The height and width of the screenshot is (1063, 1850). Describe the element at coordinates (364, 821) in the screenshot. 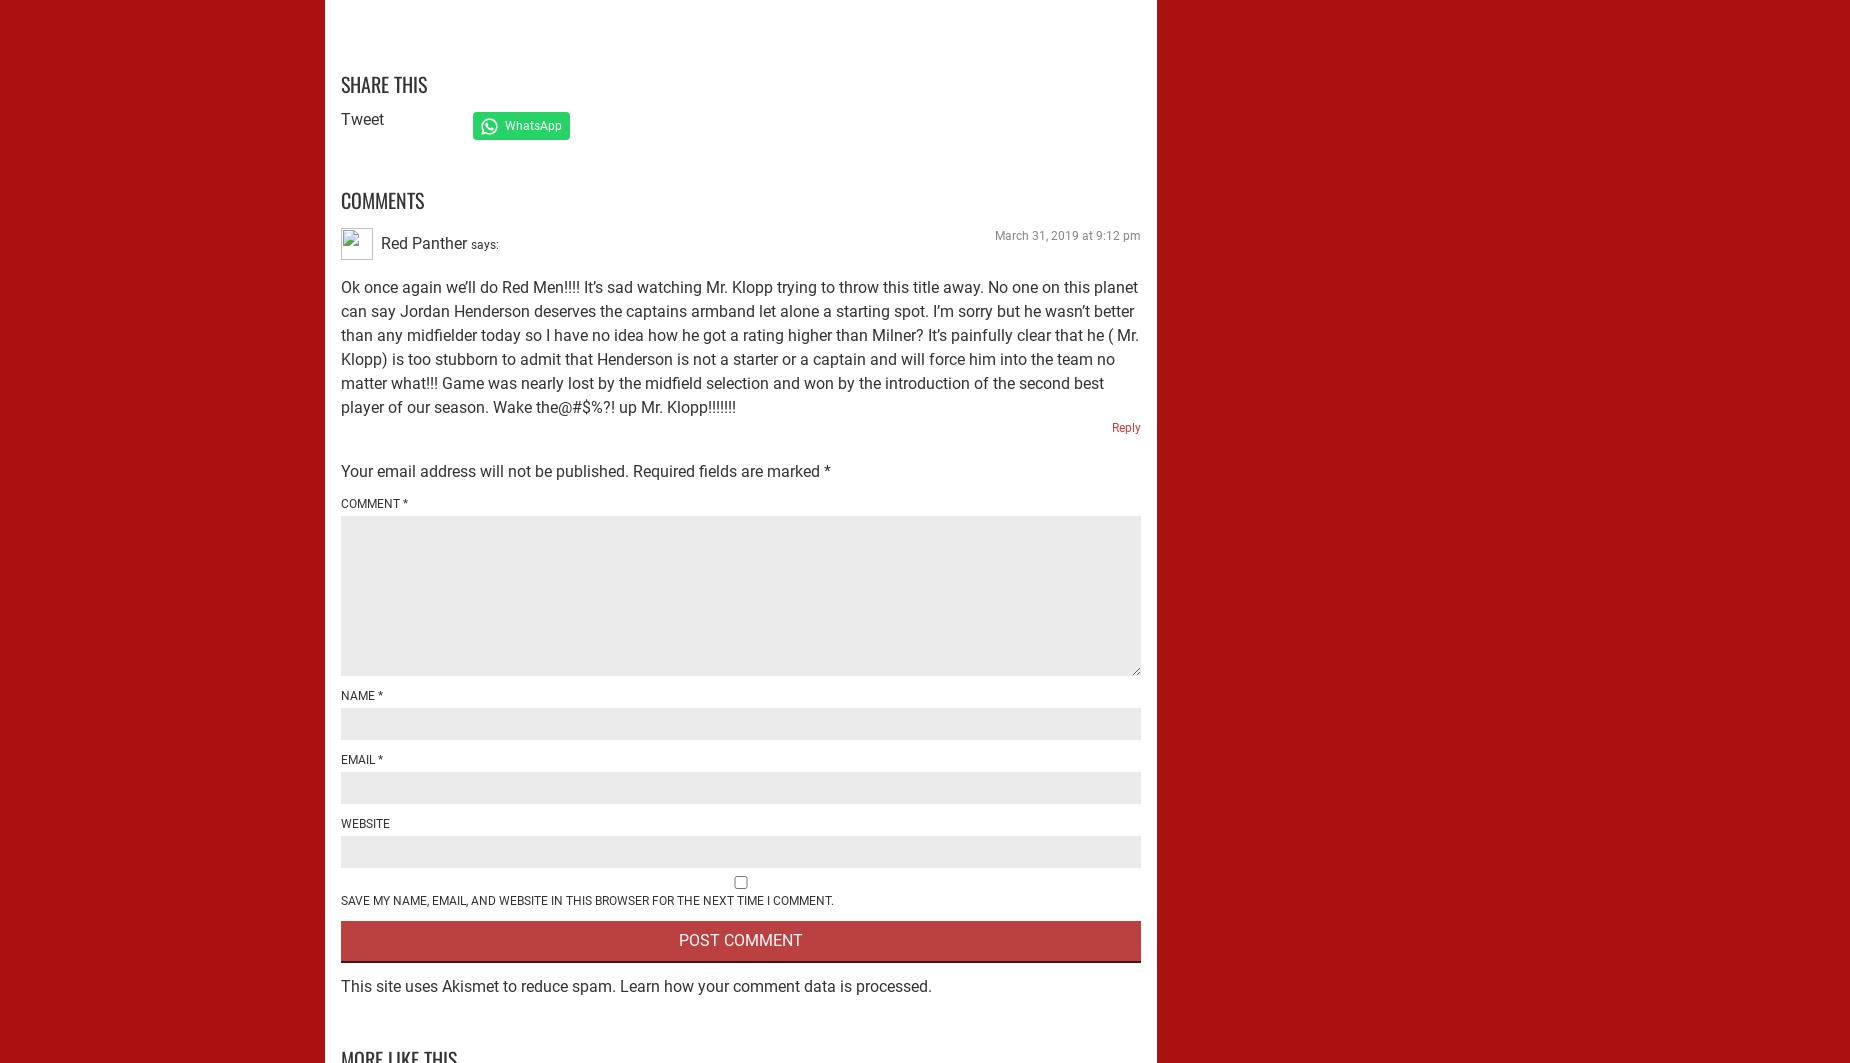

I see `'Website'` at that location.